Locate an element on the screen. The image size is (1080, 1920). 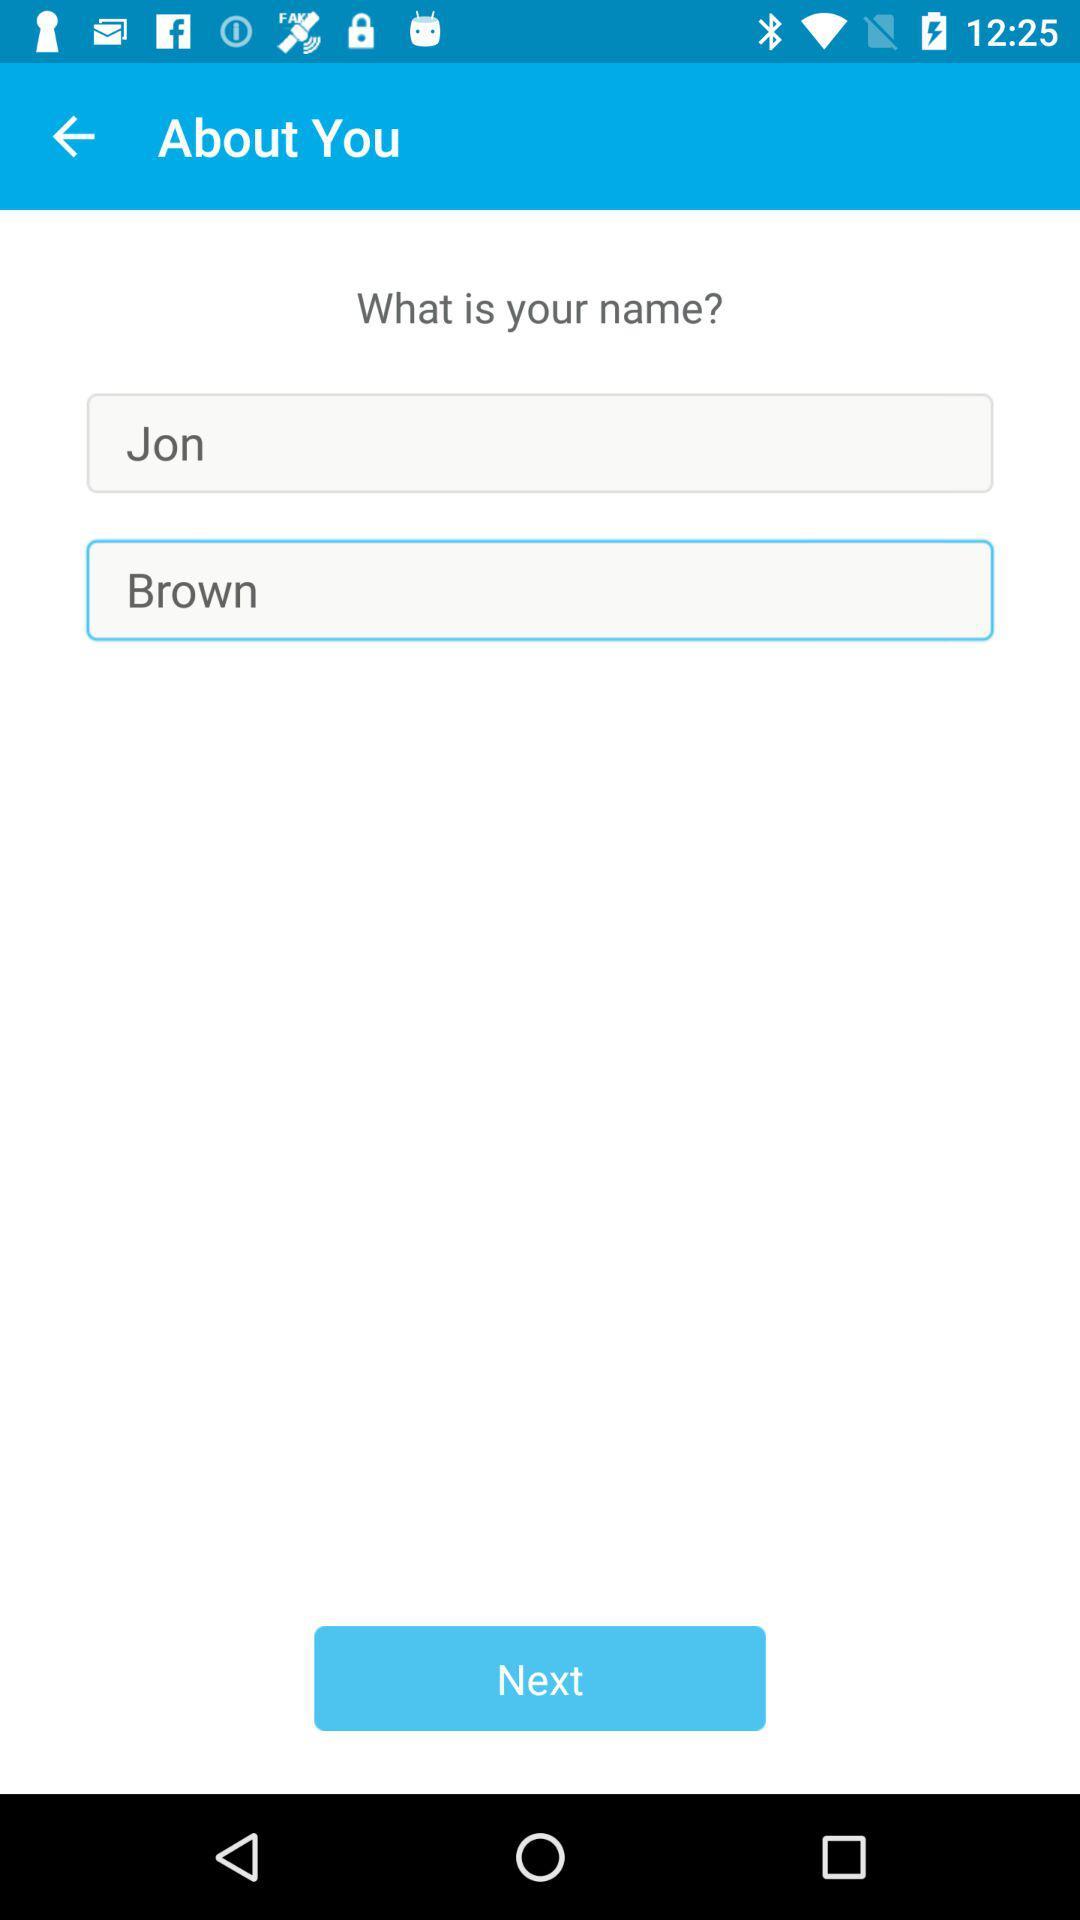
the jon item is located at coordinates (540, 442).